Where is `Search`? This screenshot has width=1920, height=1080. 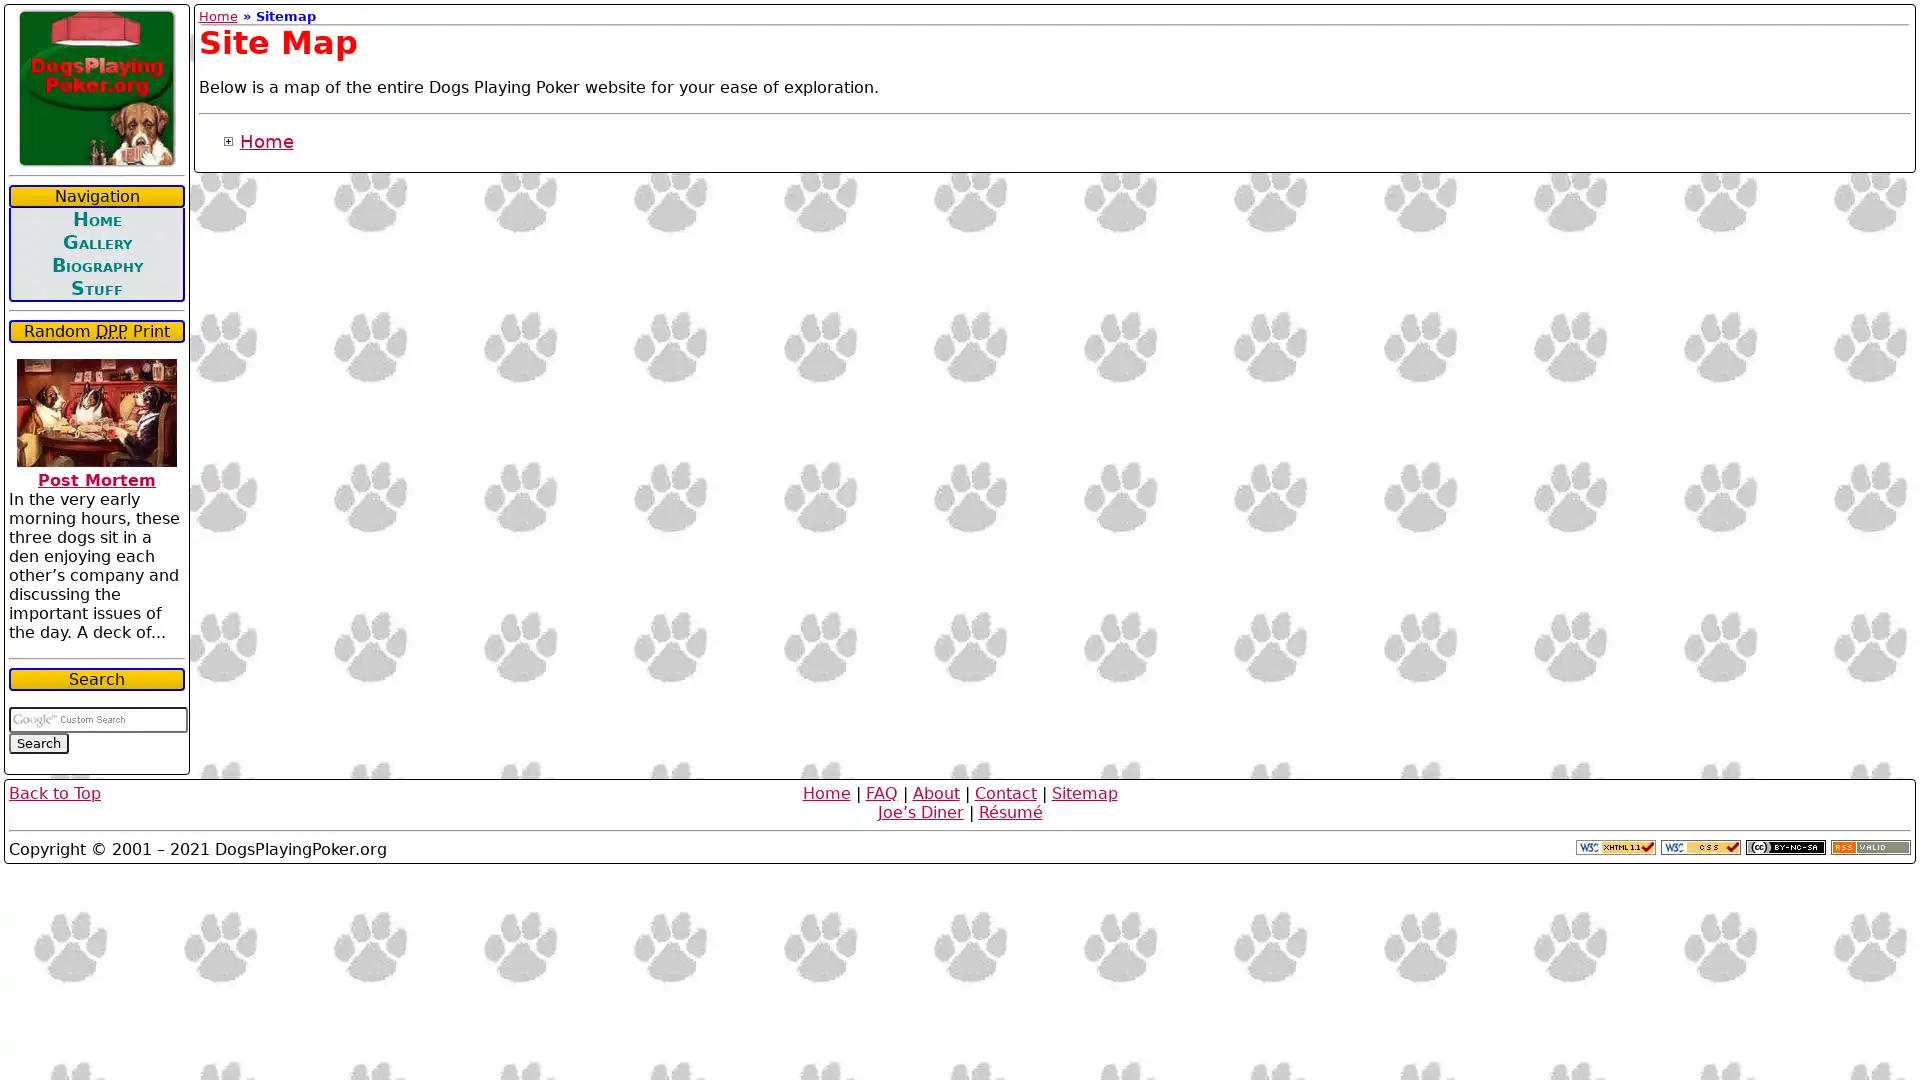 Search is located at coordinates (38, 743).